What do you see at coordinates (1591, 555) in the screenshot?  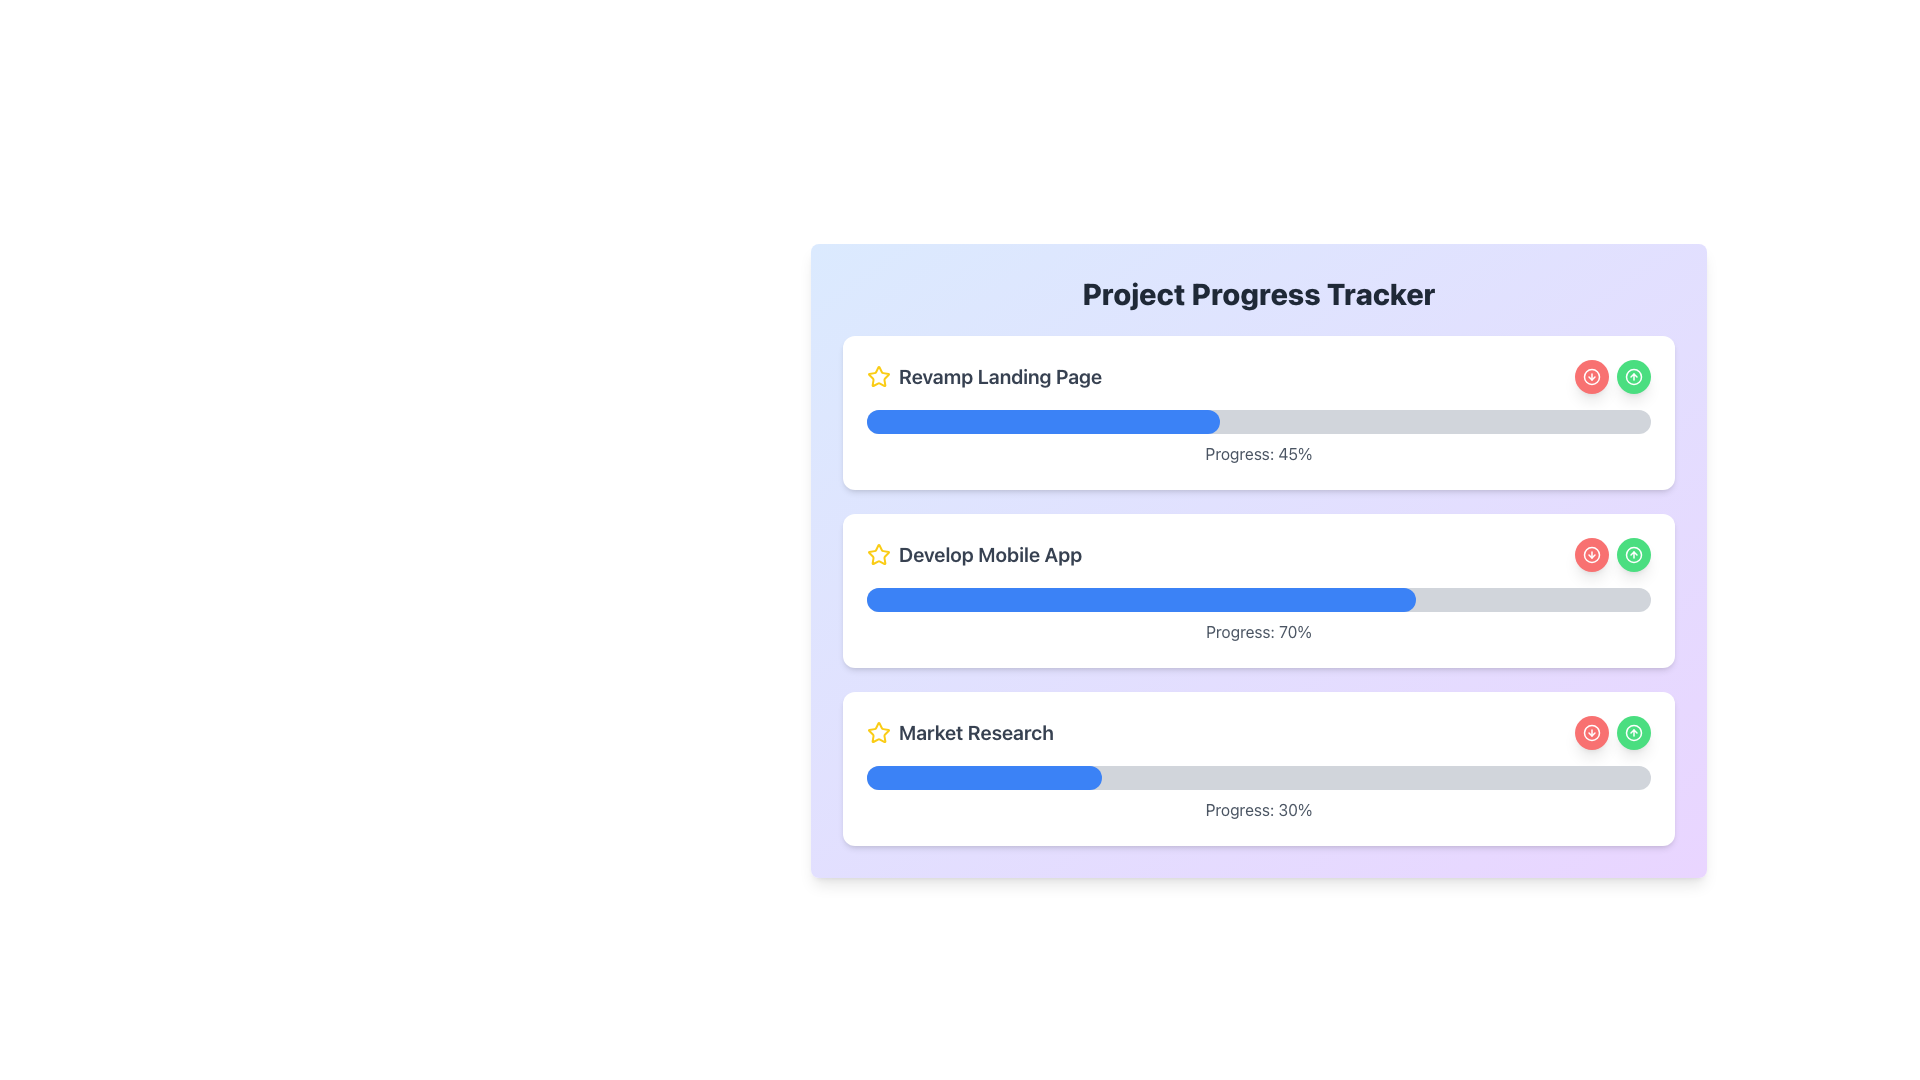 I see `the circular button with a red background and a downward arrow icon, located in the bottom-right corner of the 'Develop Mobile App' section` at bounding box center [1591, 555].